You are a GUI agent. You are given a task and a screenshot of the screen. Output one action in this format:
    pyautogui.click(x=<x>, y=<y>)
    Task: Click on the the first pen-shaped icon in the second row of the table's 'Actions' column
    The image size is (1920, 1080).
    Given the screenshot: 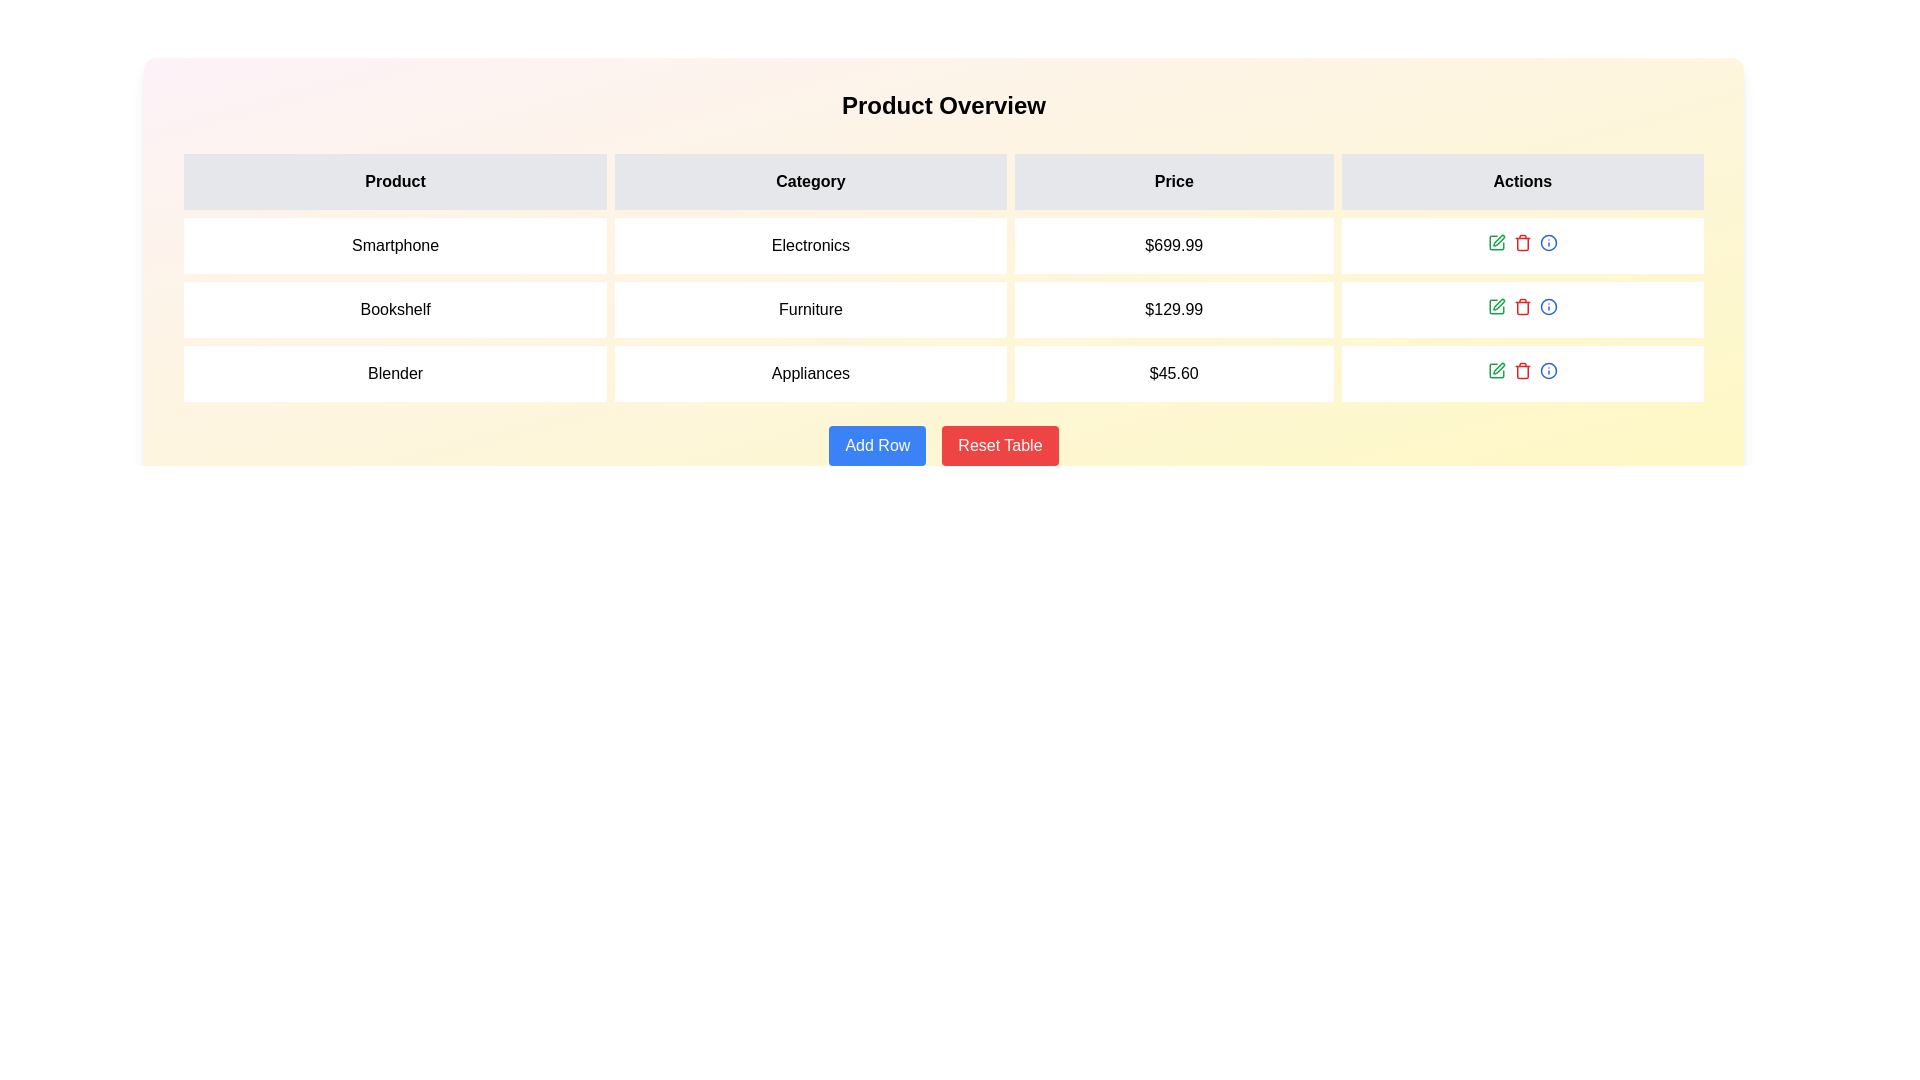 What is the action you would take?
    pyautogui.click(x=1498, y=304)
    